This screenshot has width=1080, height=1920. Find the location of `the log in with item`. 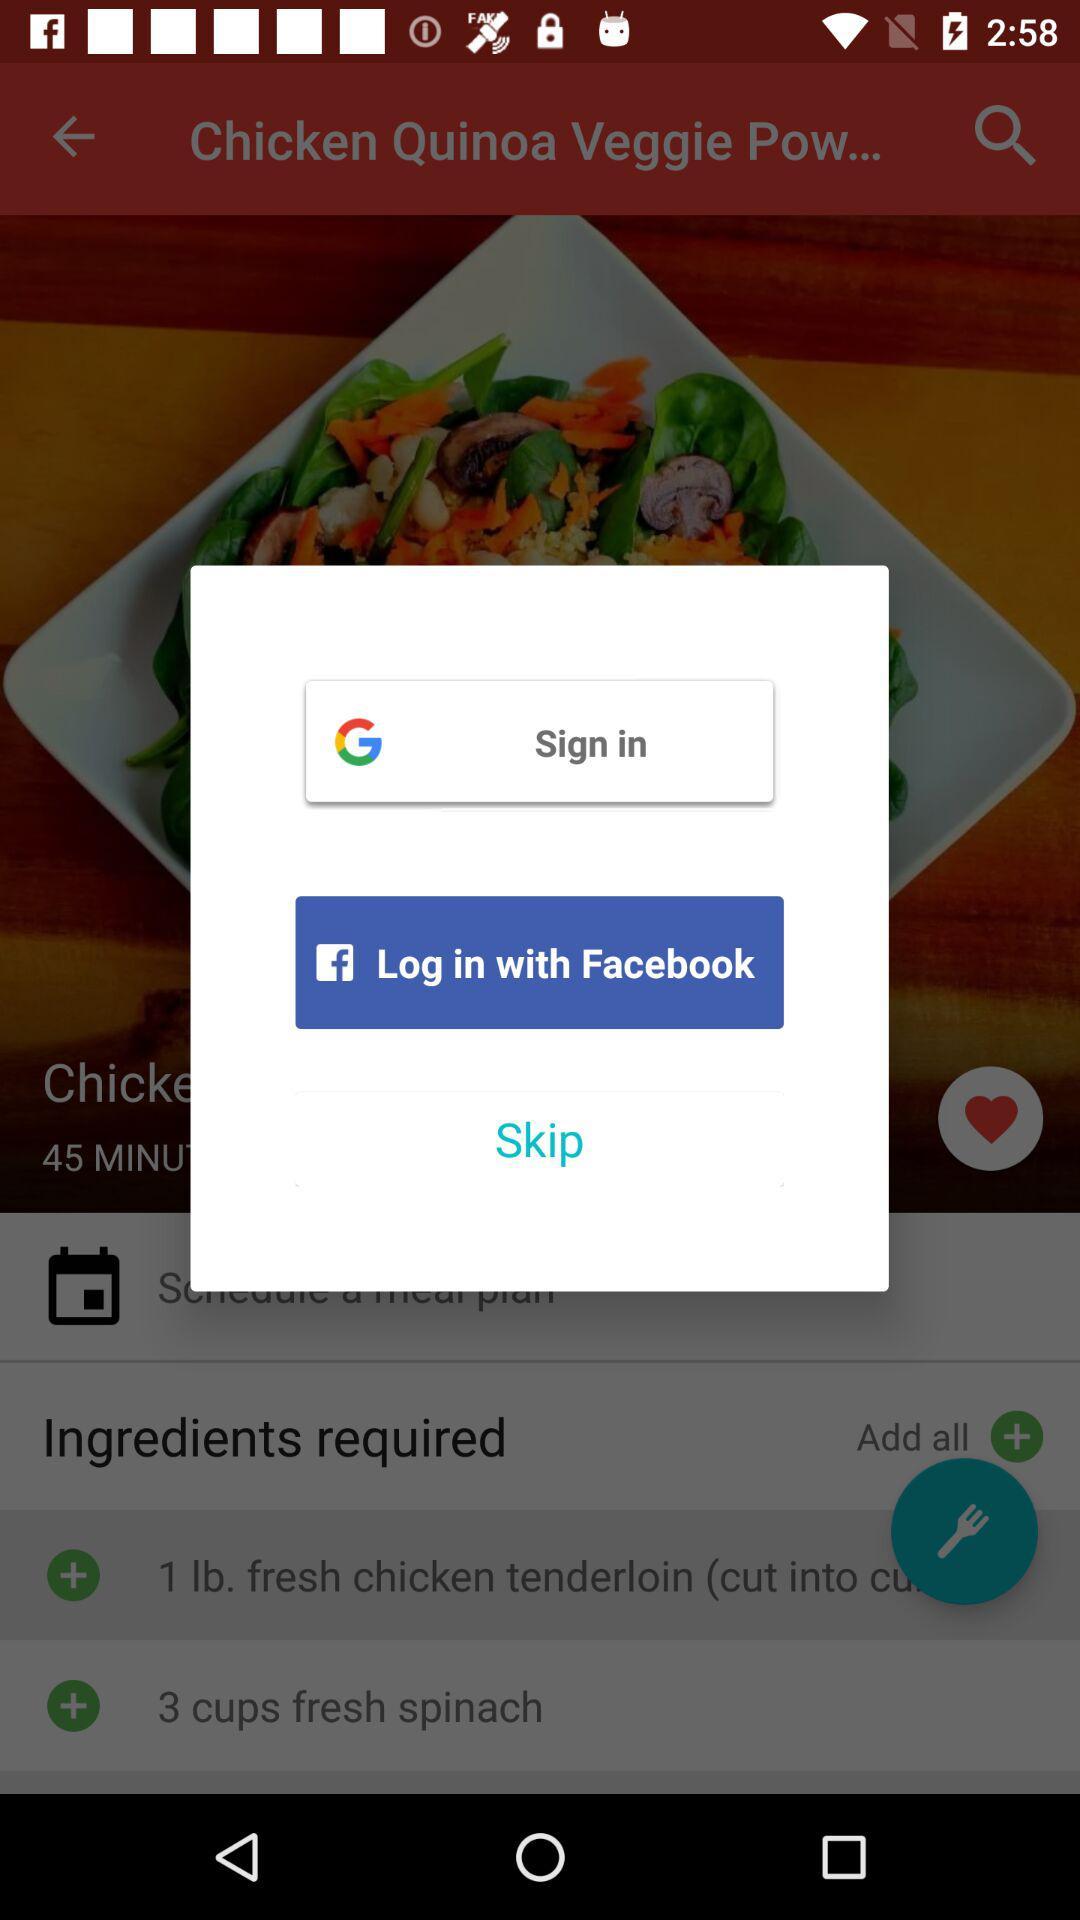

the log in with item is located at coordinates (538, 962).